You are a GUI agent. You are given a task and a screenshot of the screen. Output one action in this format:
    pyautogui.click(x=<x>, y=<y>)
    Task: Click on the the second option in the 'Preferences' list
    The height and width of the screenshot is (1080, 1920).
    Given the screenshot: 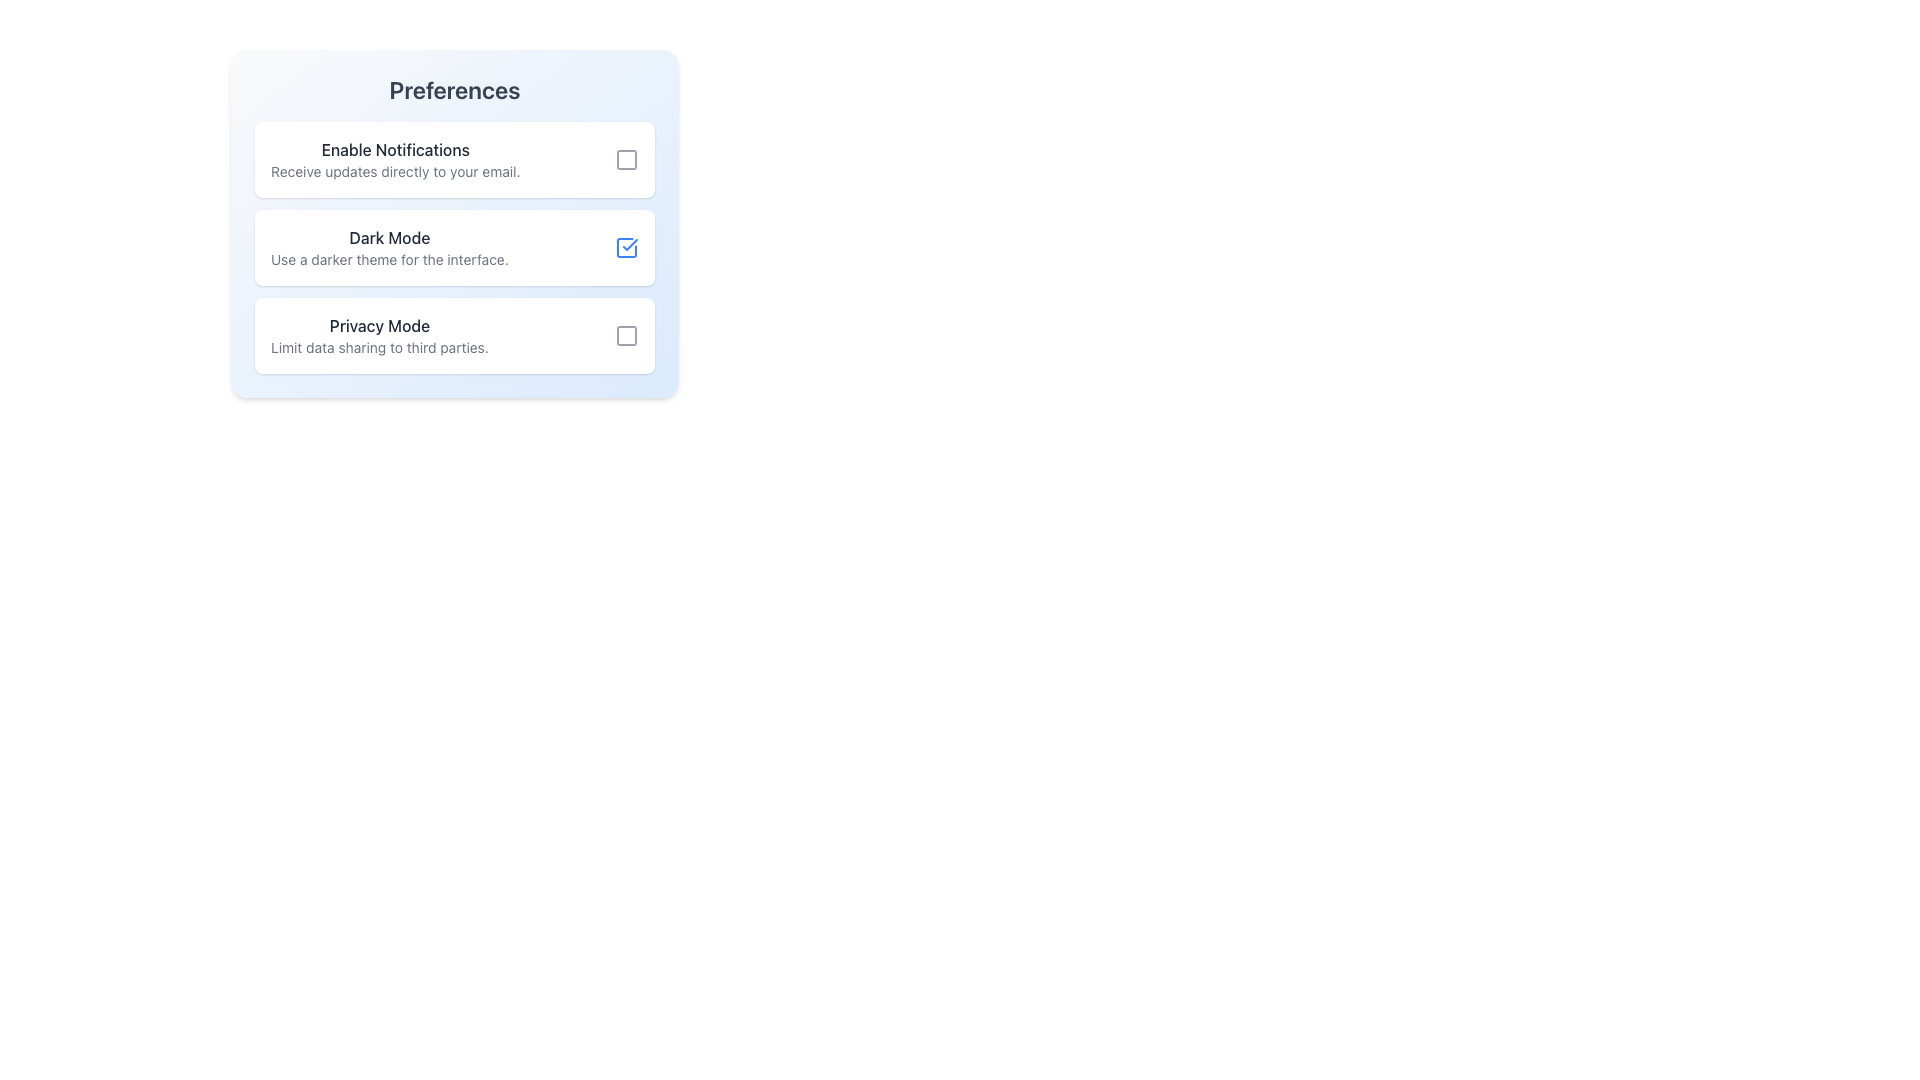 What is the action you would take?
    pyautogui.click(x=454, y=246)
    